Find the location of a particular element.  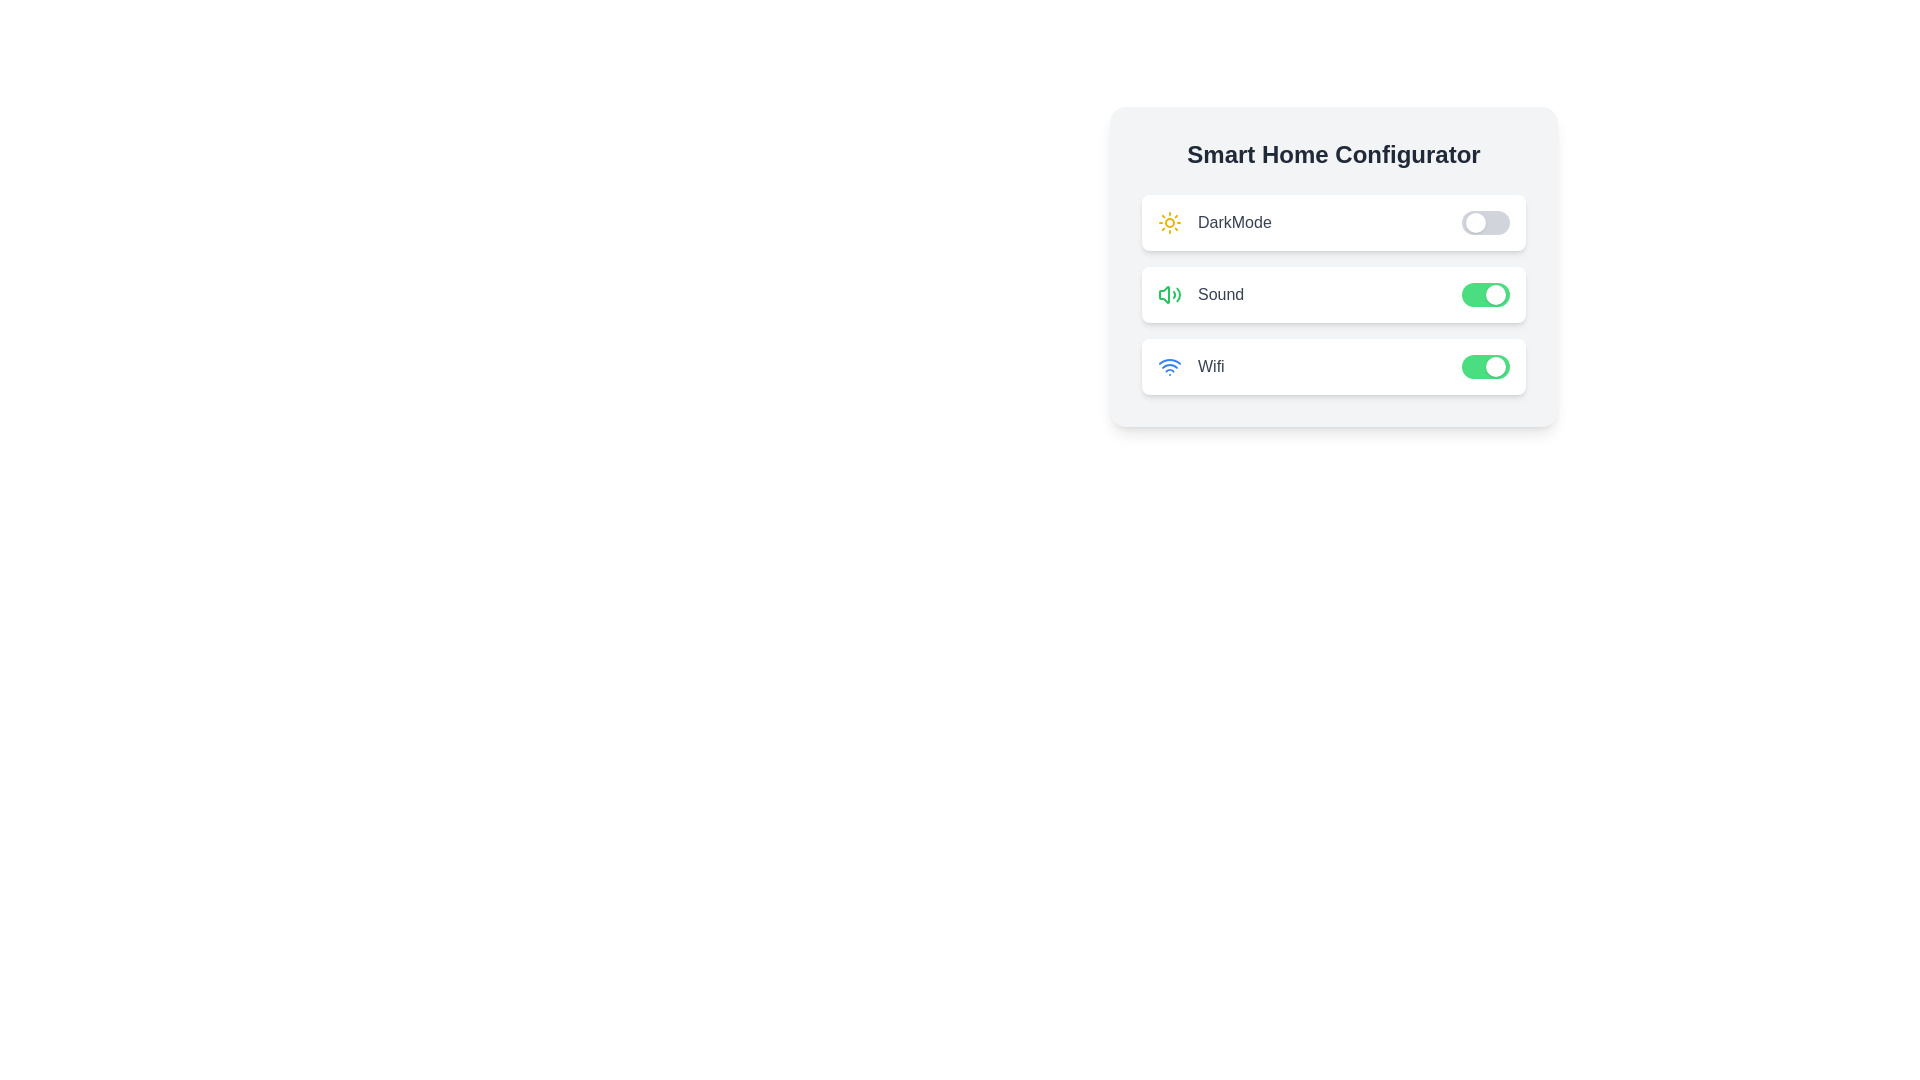

the sun icon located in the upper-left area of the 'DarkMode' section is located at coordinates (1170, 223).